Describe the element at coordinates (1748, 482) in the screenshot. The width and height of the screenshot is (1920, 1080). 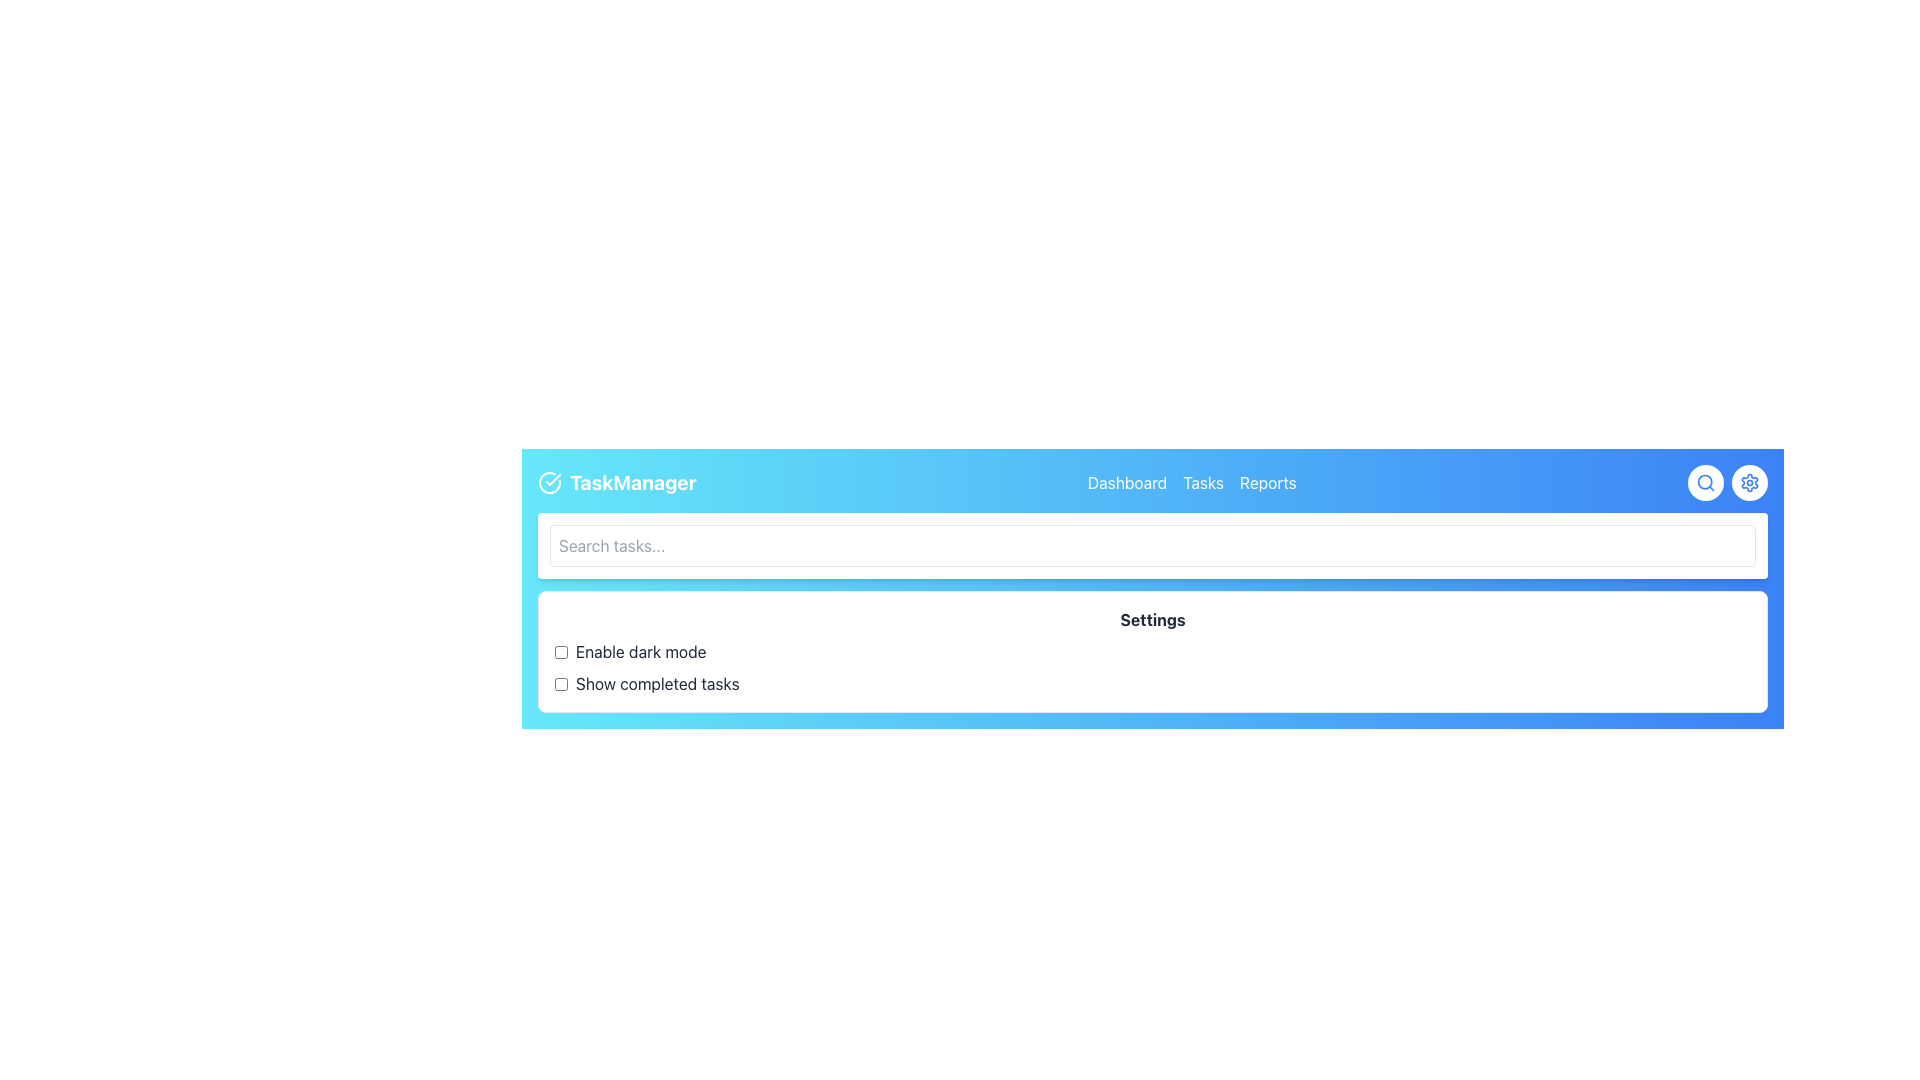
I see `the settings button located at the top right corner of the interface` at that location.